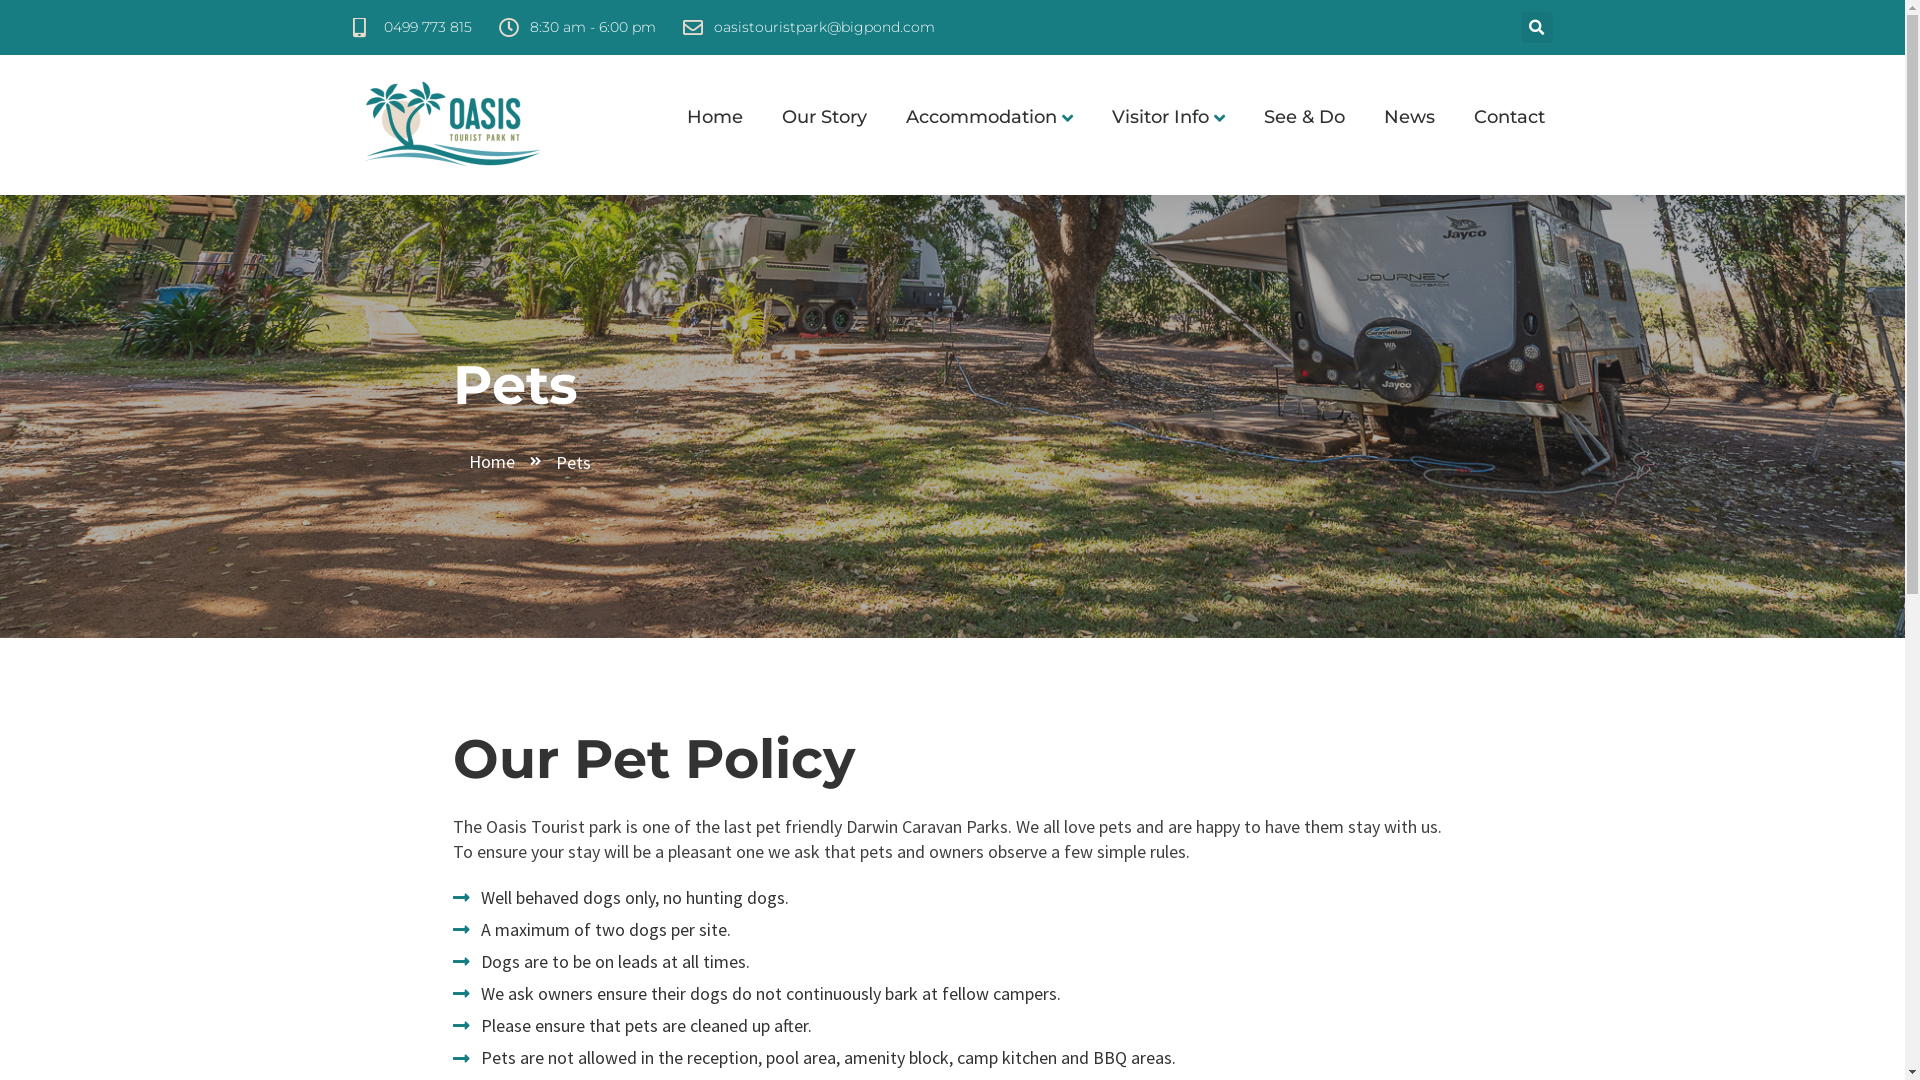 Image resolution: width=1920 pixels, height=1080 pixels. I want to click on 'Our Story', so click(814, 117).